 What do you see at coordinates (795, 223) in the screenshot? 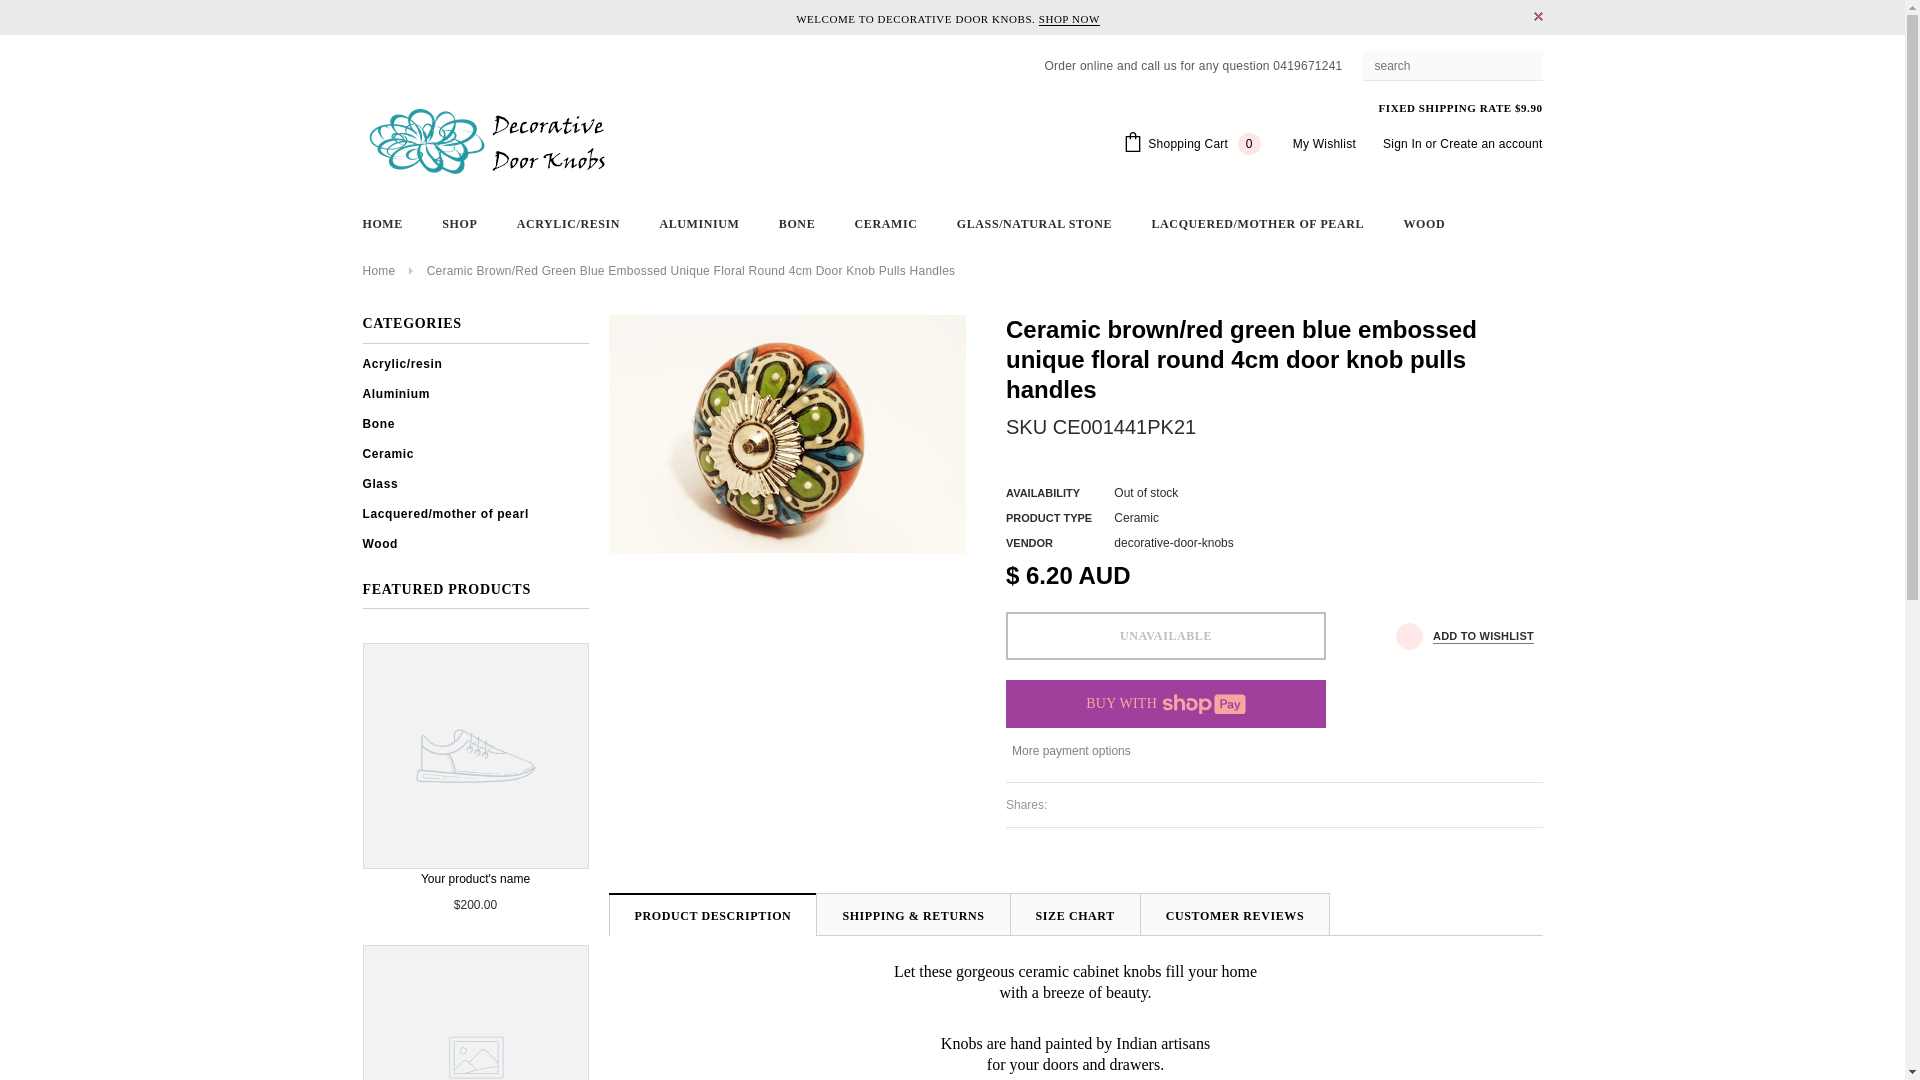
I see `'BONE'` at bounding box center [795, 223].